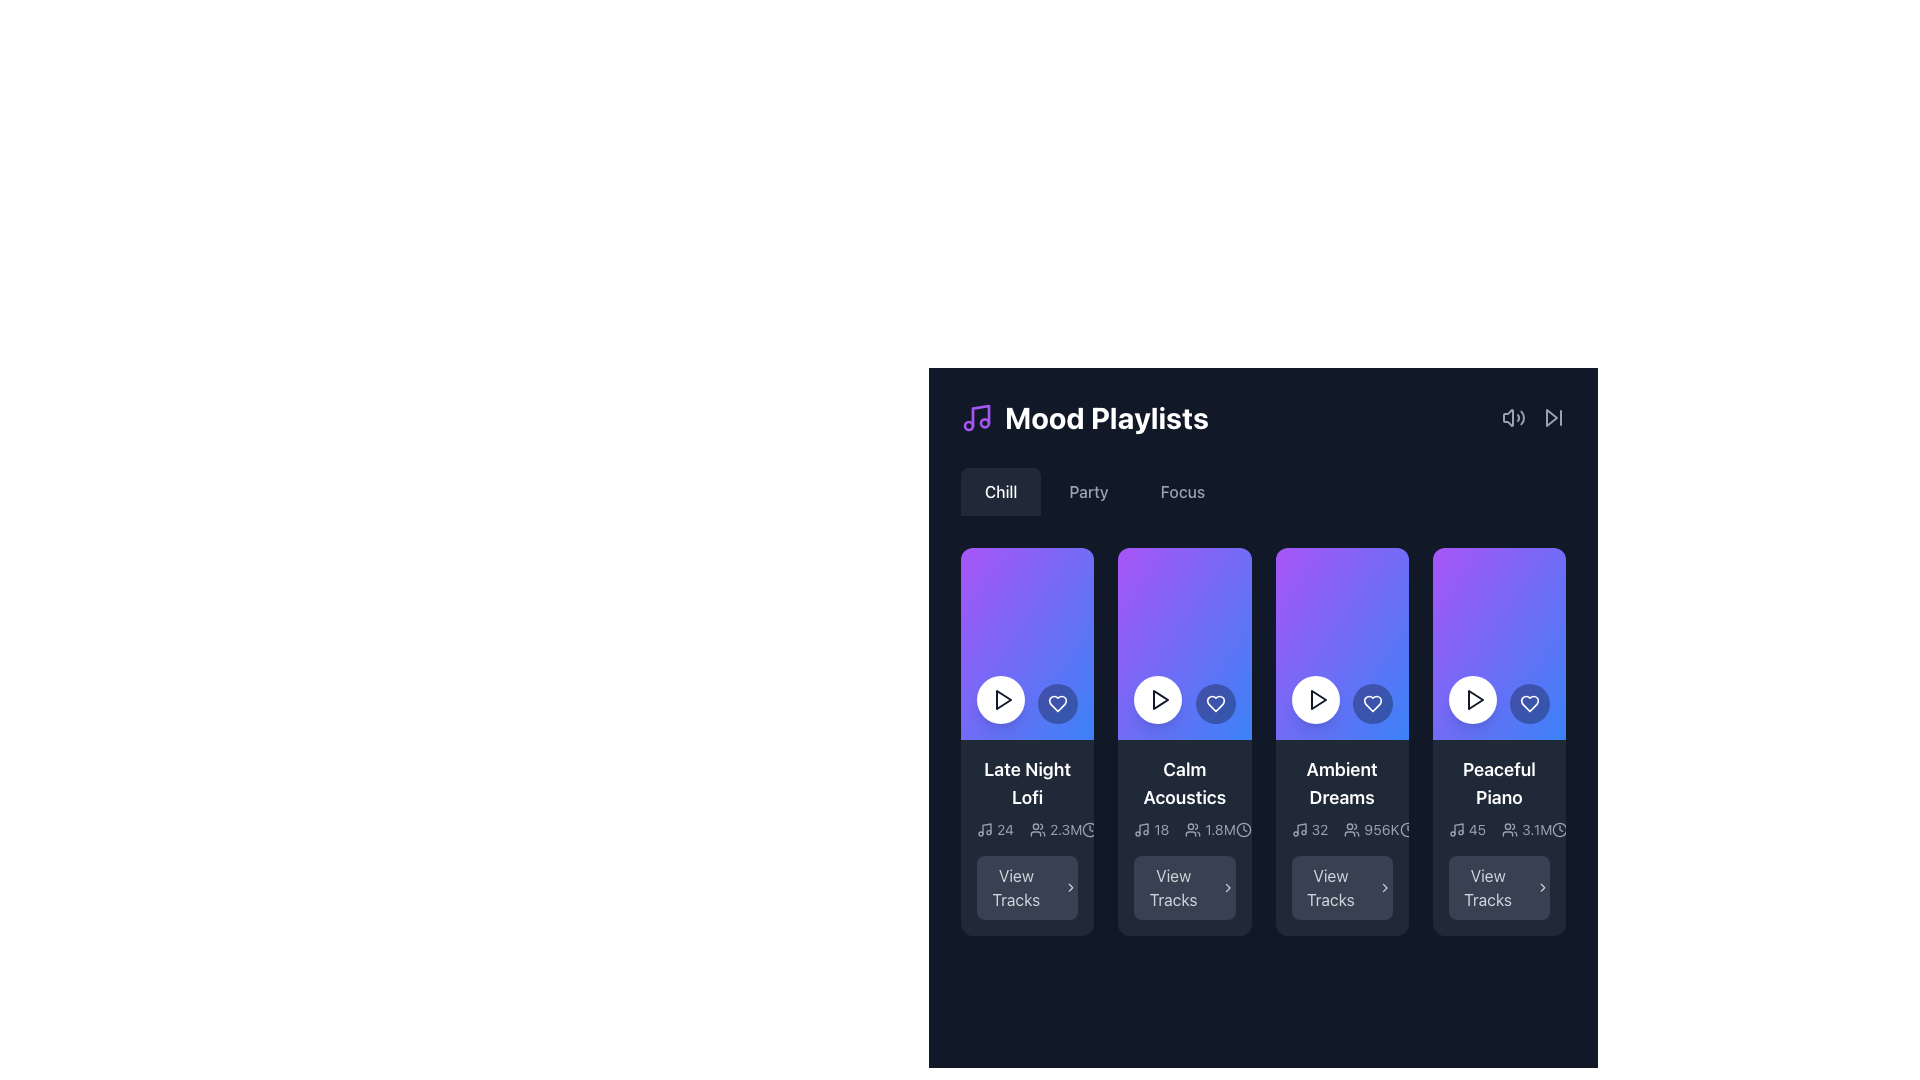 The height and width of the screenshot is (1080, 1920). Describe the element at coordinates (1499, 886) in the screenshot. I see `the button located in the bottom section of the 'Peaceful Piano' playlist card` at that location.